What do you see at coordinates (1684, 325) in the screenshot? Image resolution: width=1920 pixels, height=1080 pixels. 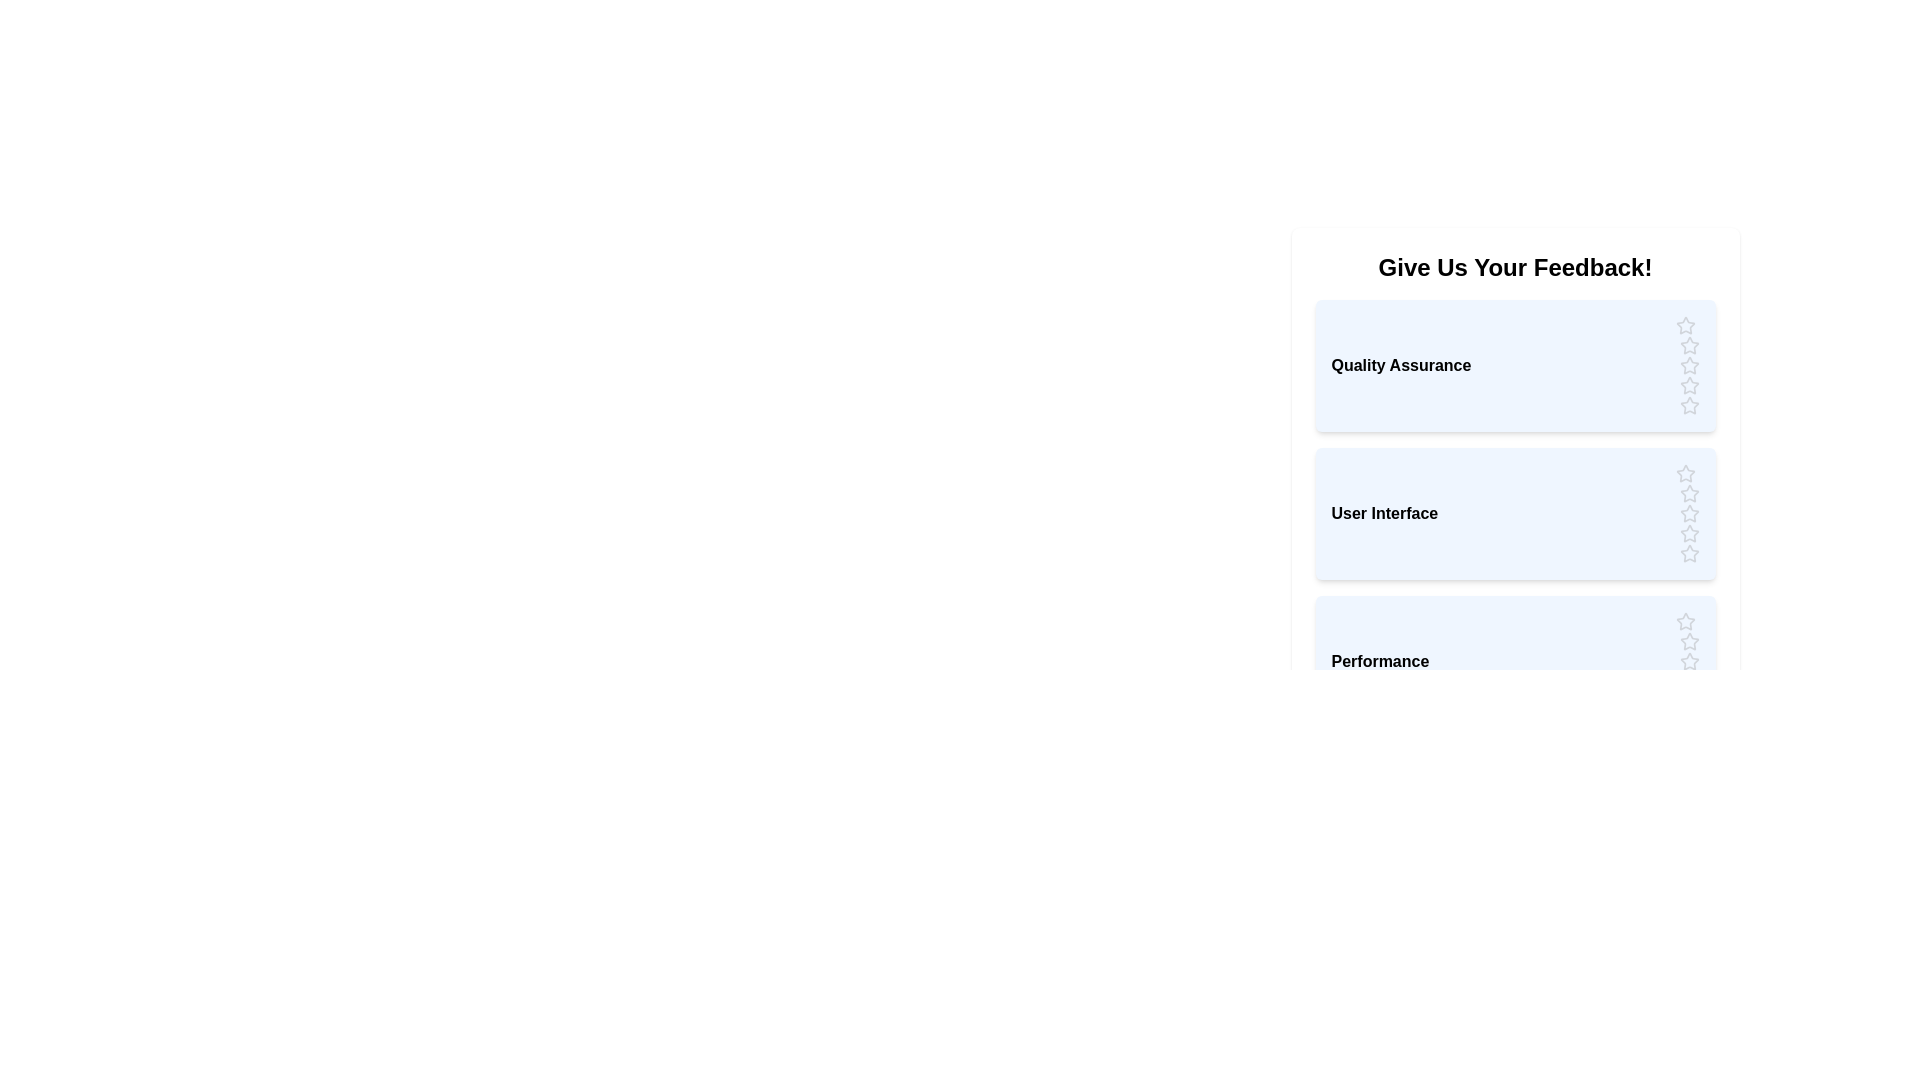 I see `the rating for the category 'Quality Assurance' to 1 stars` at bounding box center [1684, 325].